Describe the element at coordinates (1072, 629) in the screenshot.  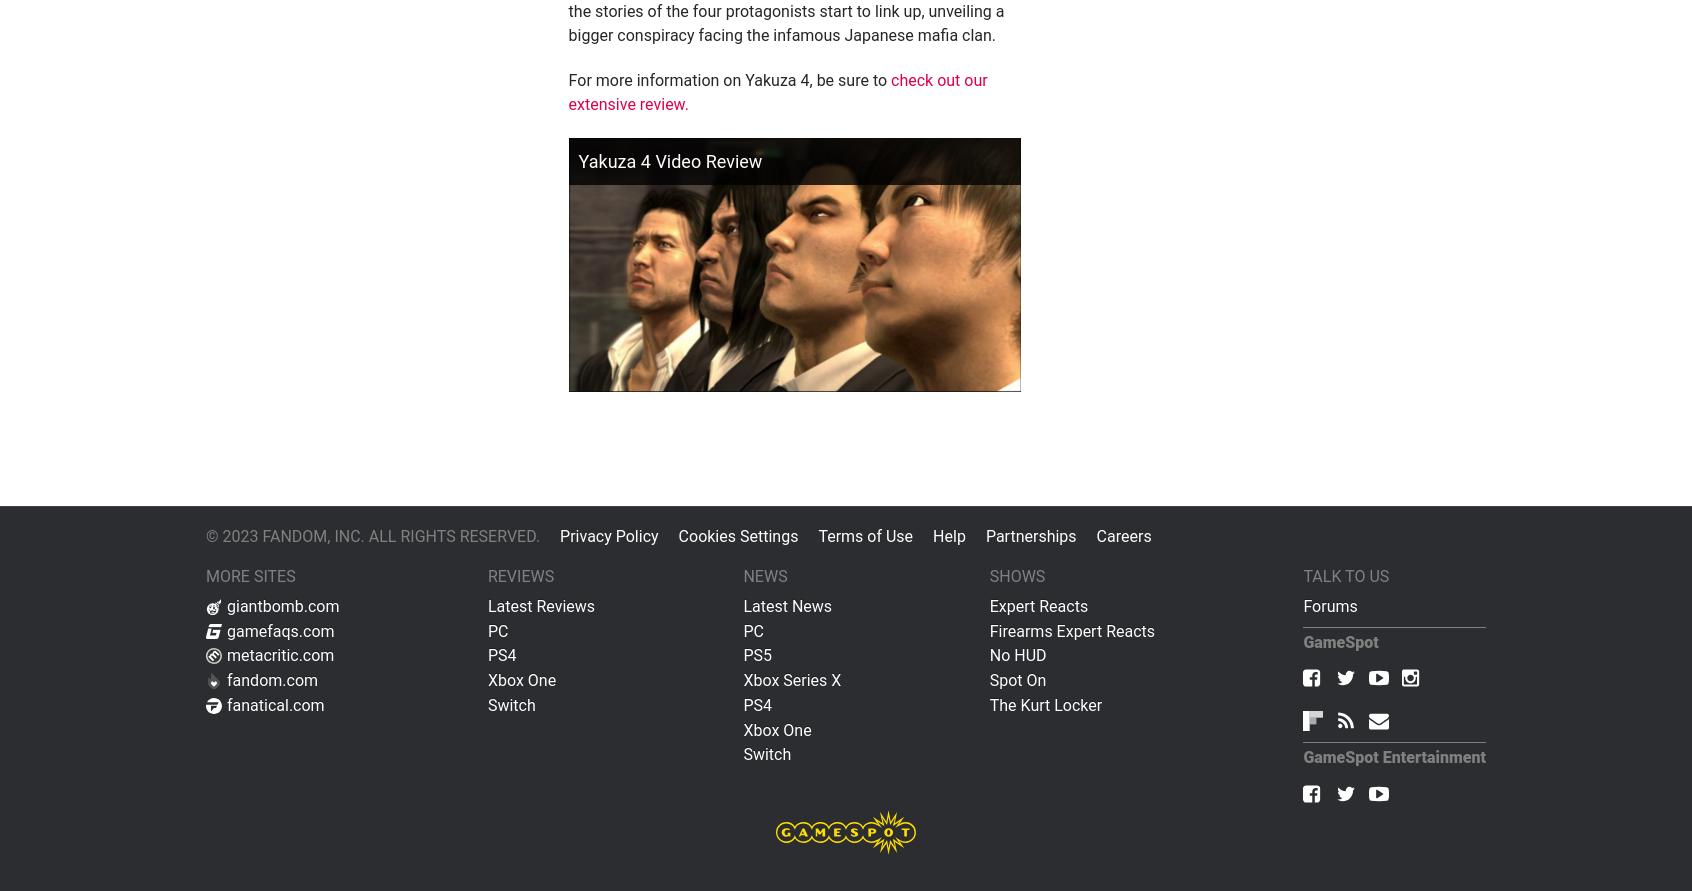
I see `'Firearms Expert Reacts'` at that location.